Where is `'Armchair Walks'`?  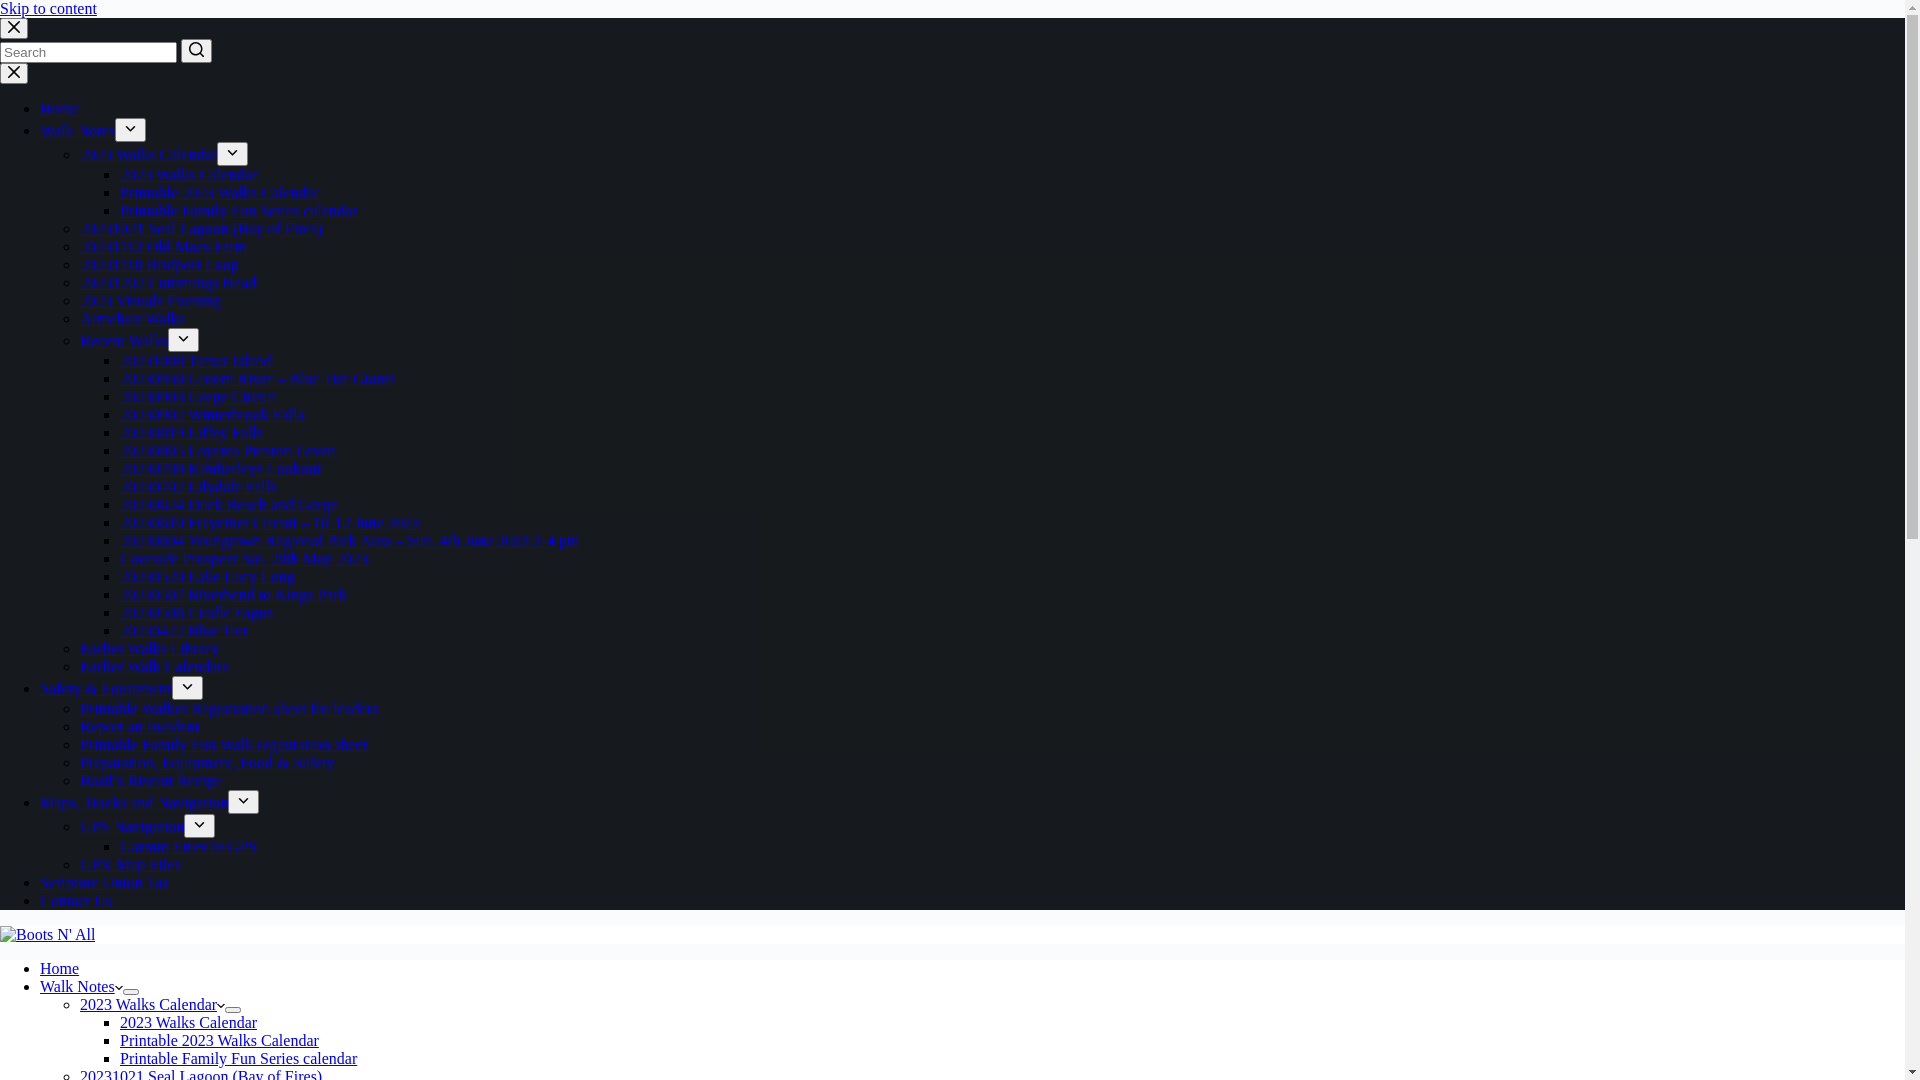
'Armchair Walks' is located at coordinates (131, 317).